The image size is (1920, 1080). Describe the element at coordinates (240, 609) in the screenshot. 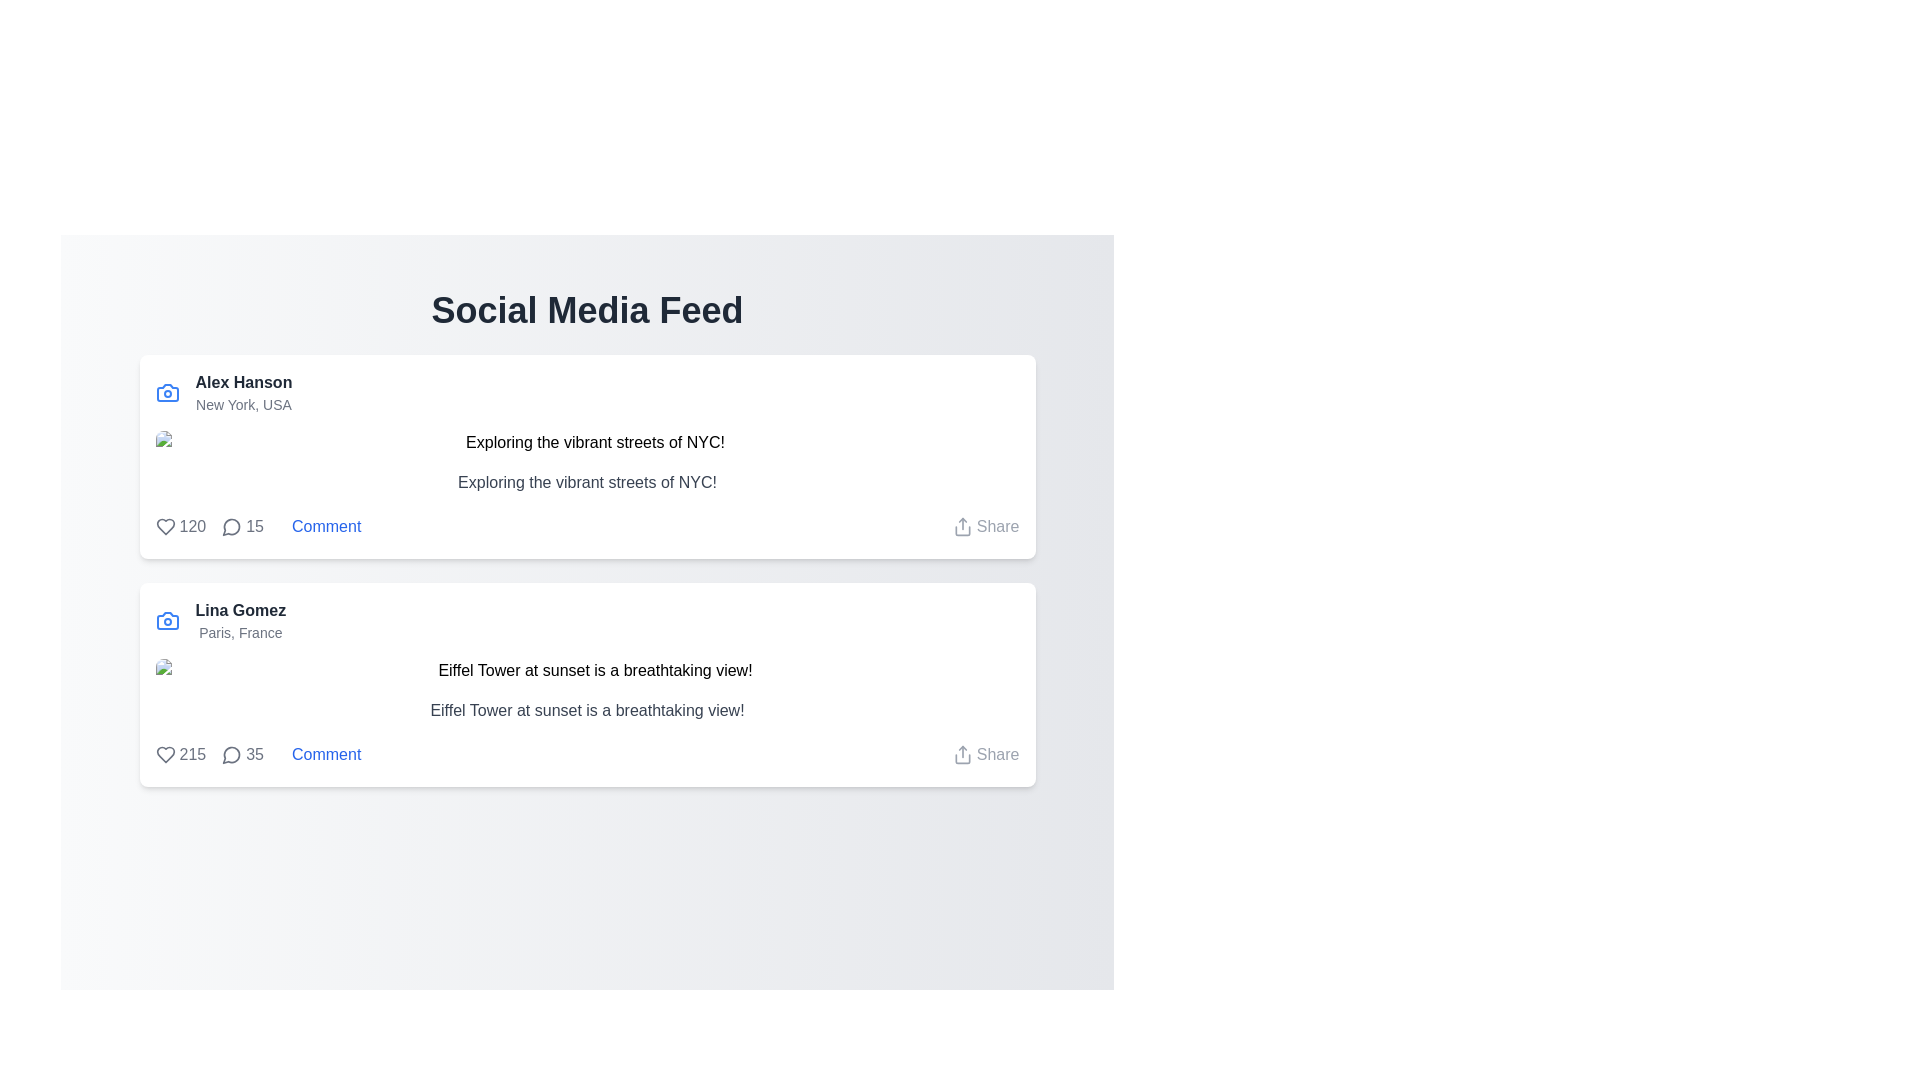

I see `the text label displaying the author's name in the social media post card, located below the profile picture icon` at that location.